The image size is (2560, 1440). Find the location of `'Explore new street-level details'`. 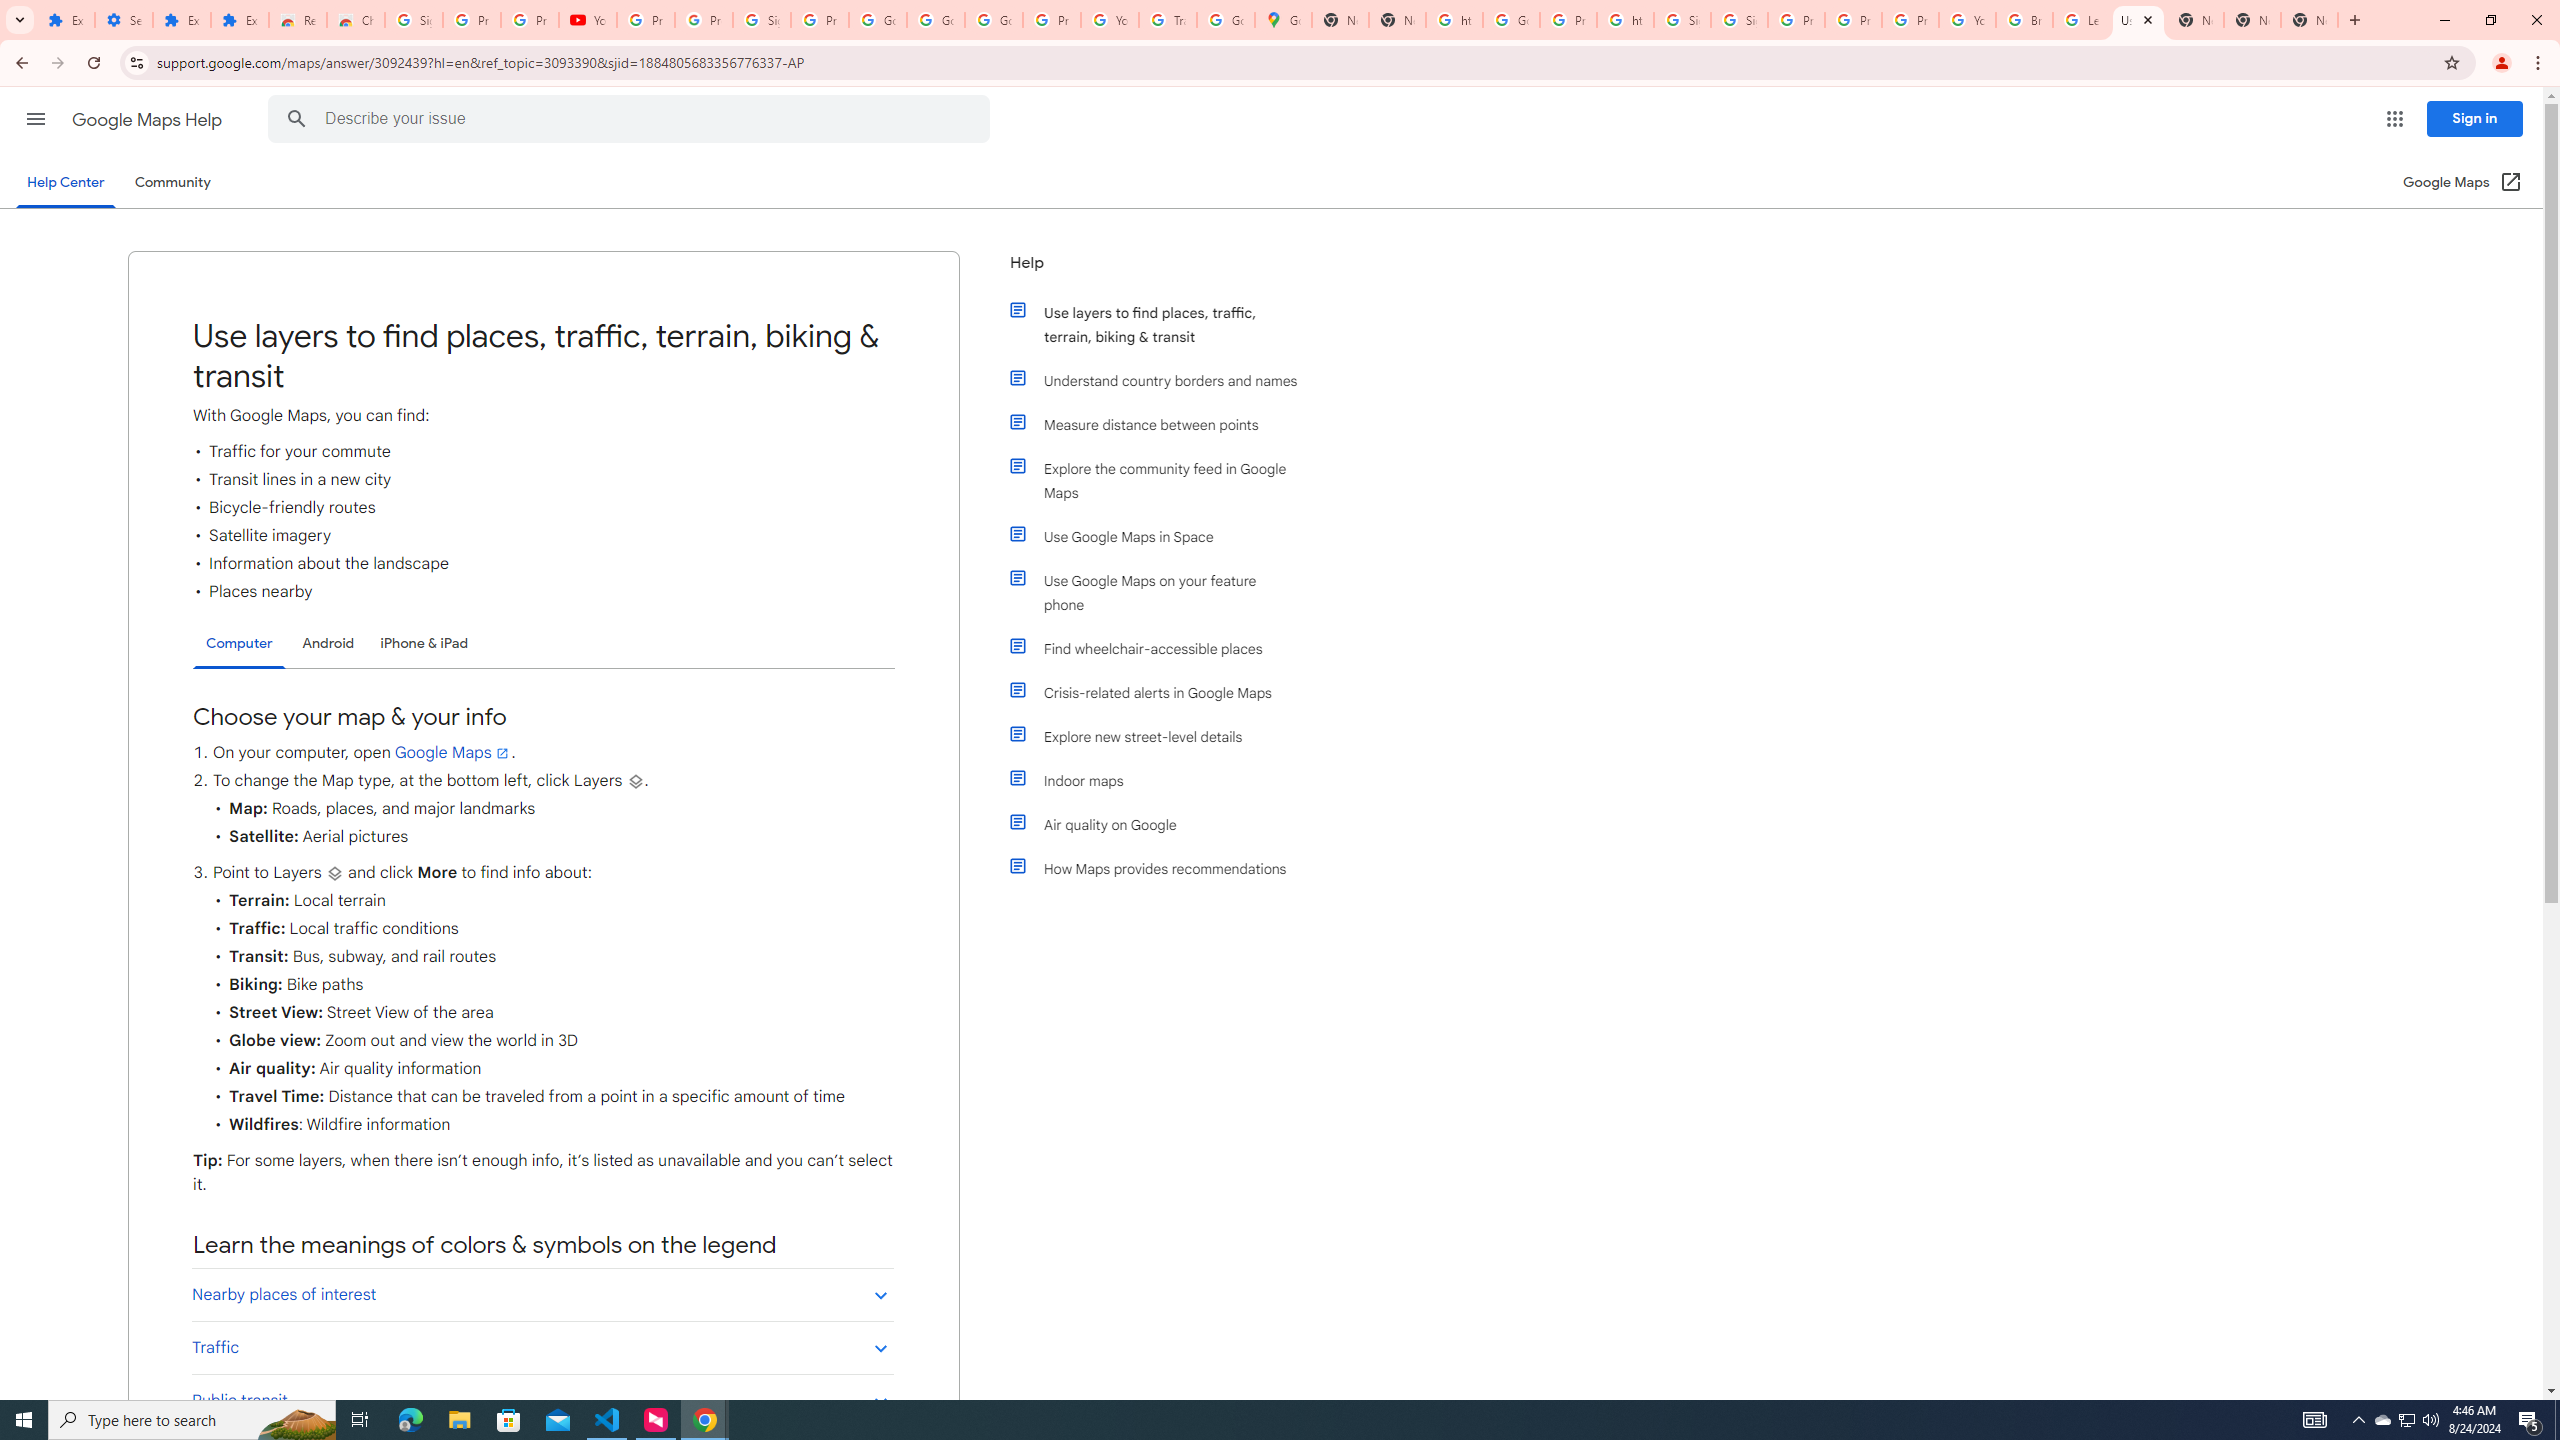

'Explore new street-level details' is located at coordinates (1162, 736).